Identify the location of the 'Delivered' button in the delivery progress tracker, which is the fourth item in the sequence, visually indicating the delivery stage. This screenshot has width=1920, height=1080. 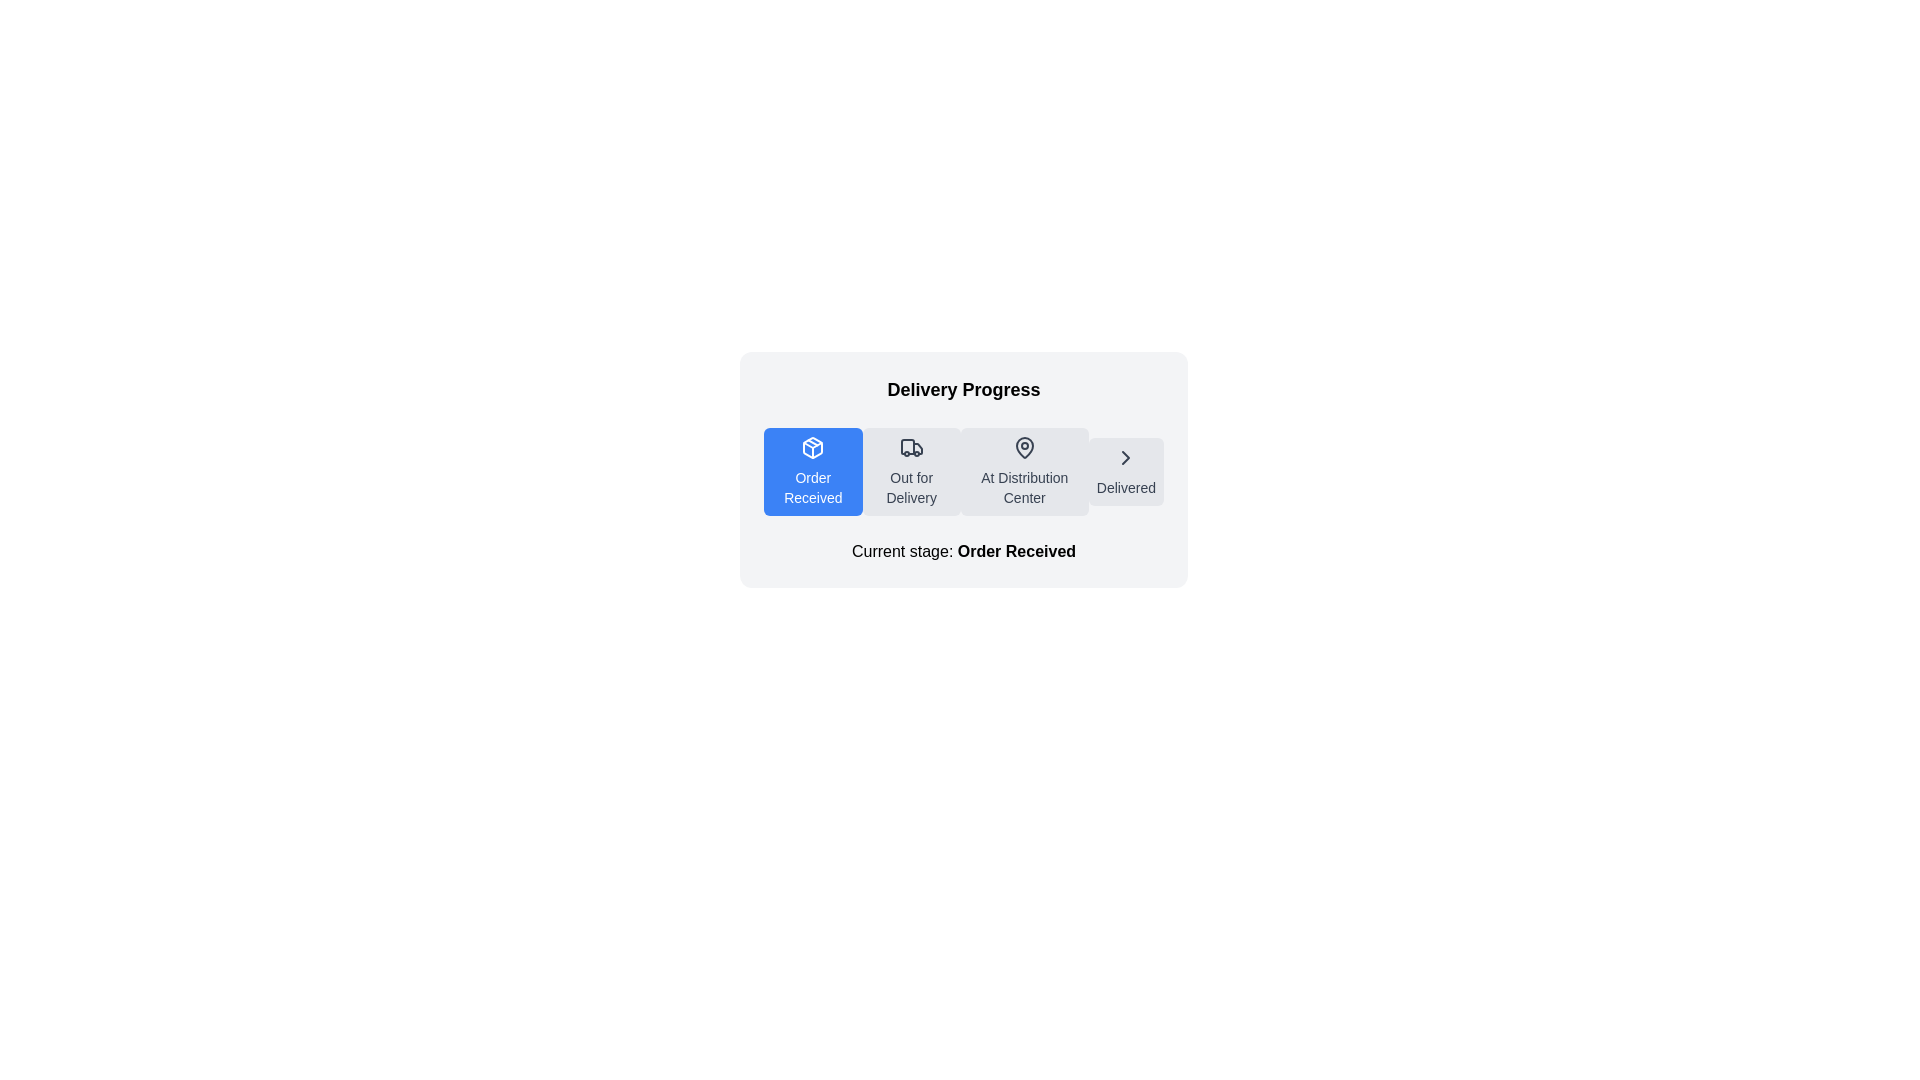
(1126, 471).